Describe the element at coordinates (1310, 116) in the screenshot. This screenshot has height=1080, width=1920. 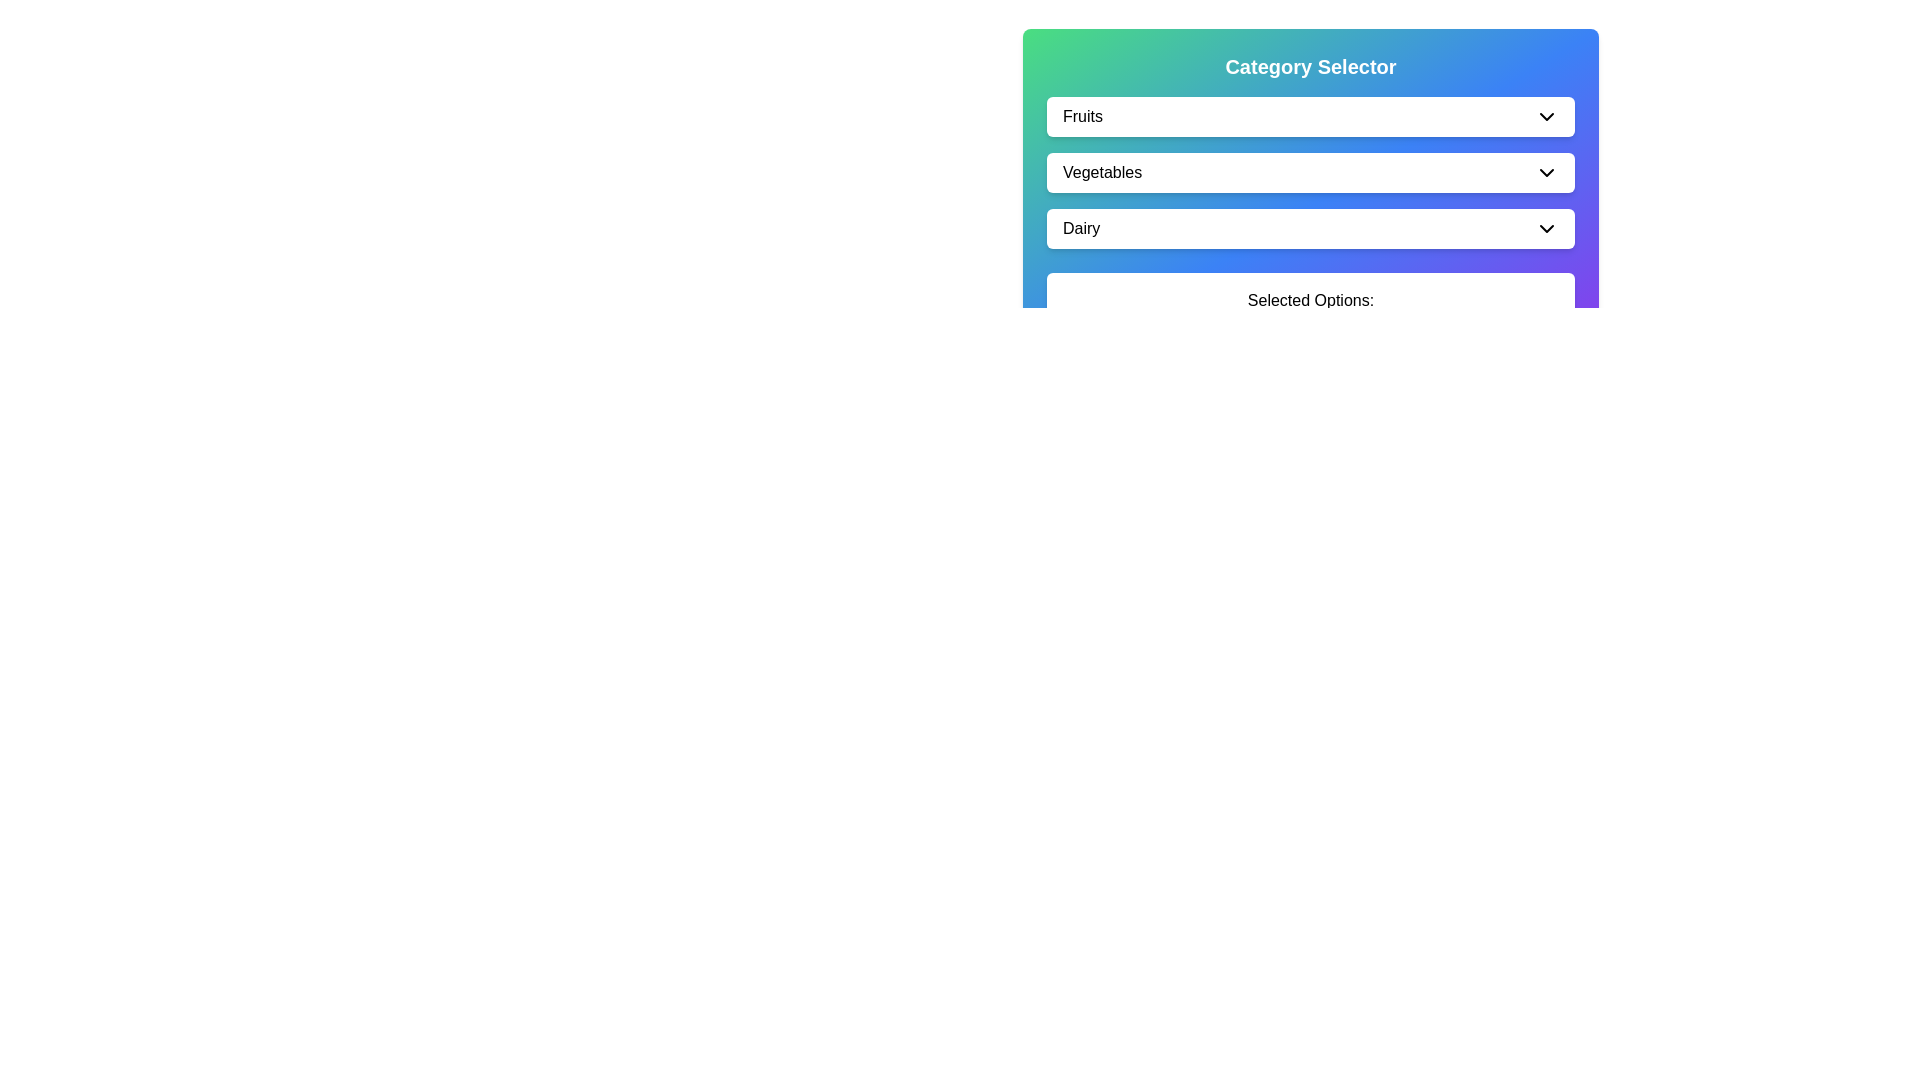
I see `the 'Fruits' dropdown menu` at that location.